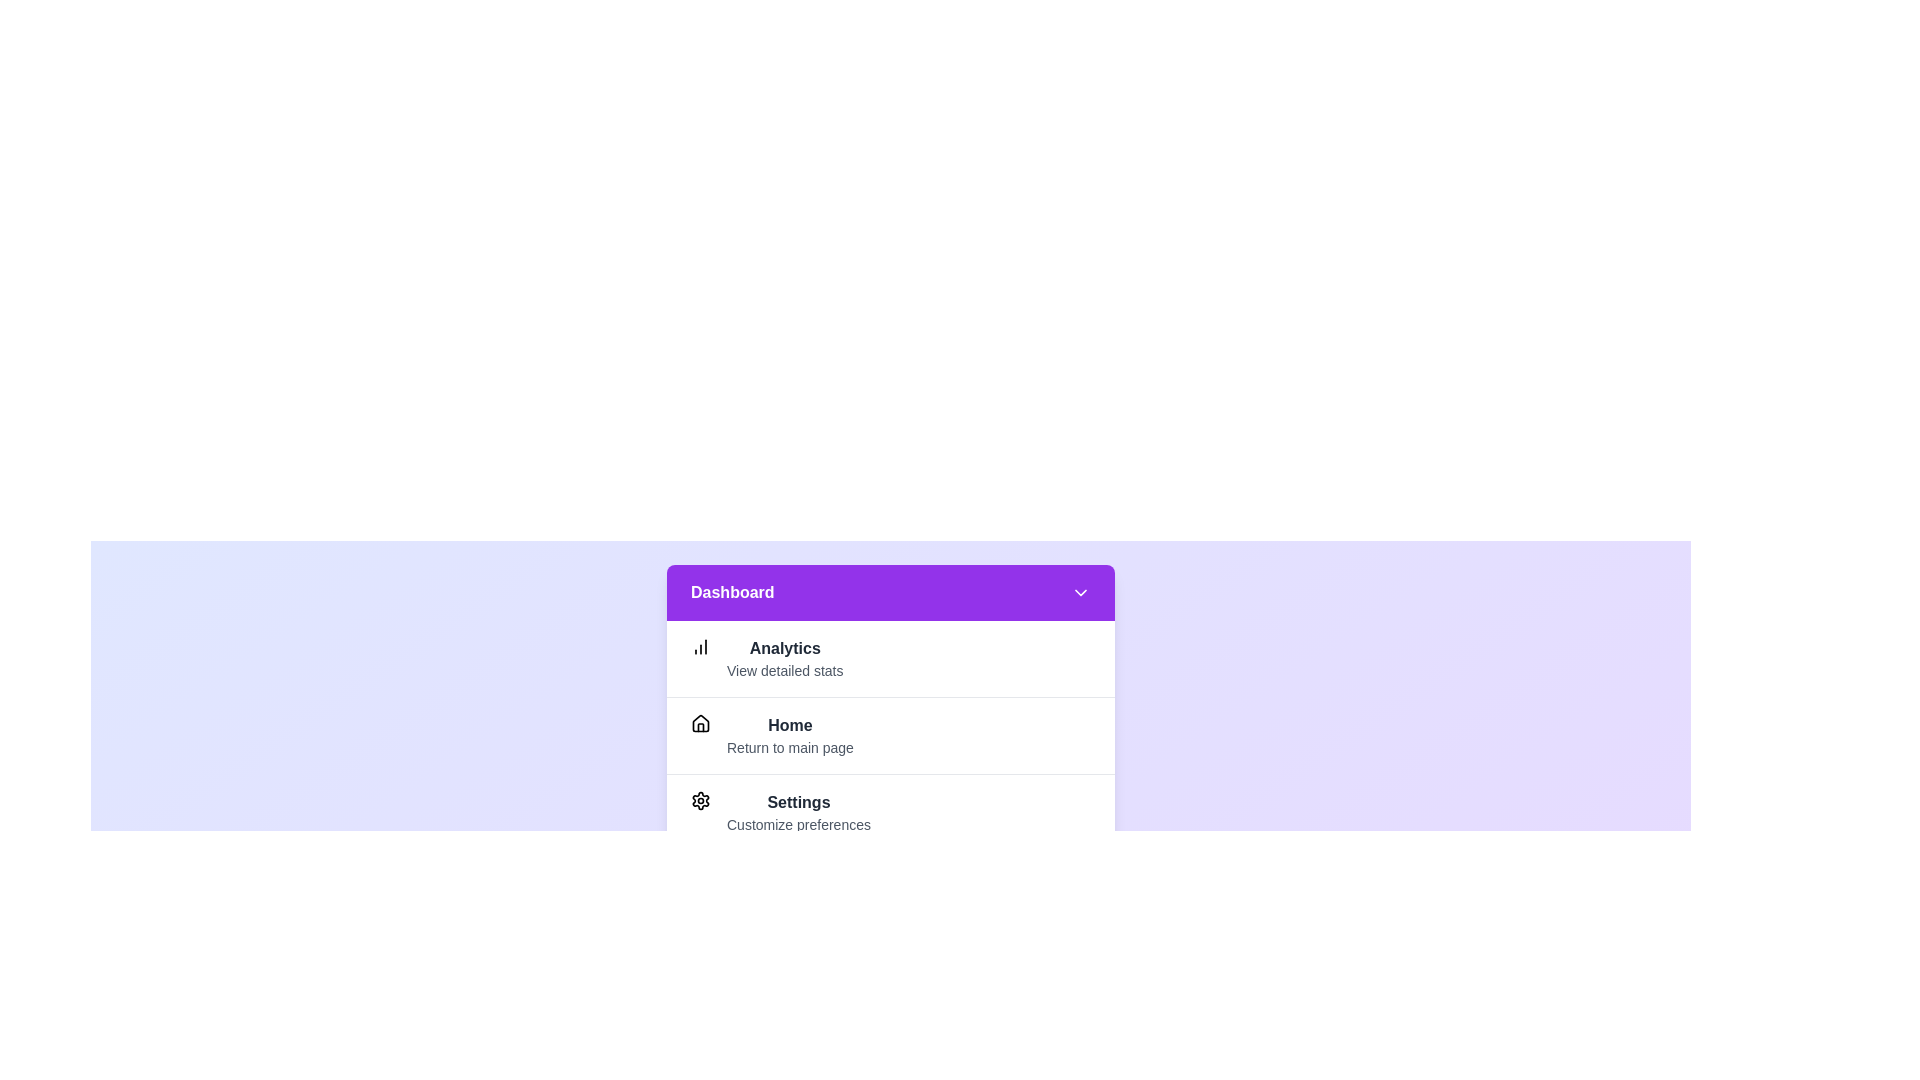  Describe the element at coordinates (890, 592) in the screenshot. I see `the 'Dashboard' button to toggle the menu open or closed` at that location.